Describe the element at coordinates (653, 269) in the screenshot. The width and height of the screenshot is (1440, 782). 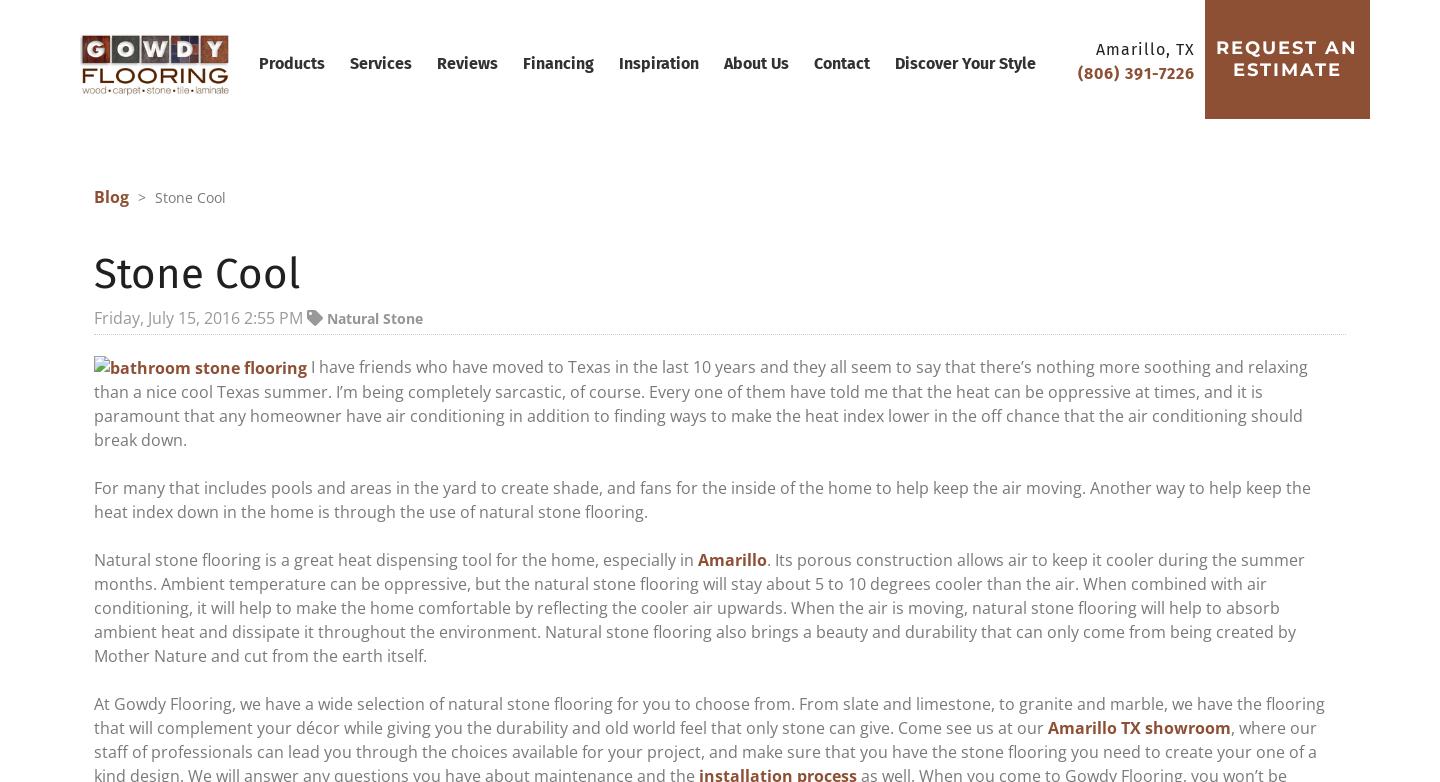
I see `'Luxury Vinyl'` at that location.